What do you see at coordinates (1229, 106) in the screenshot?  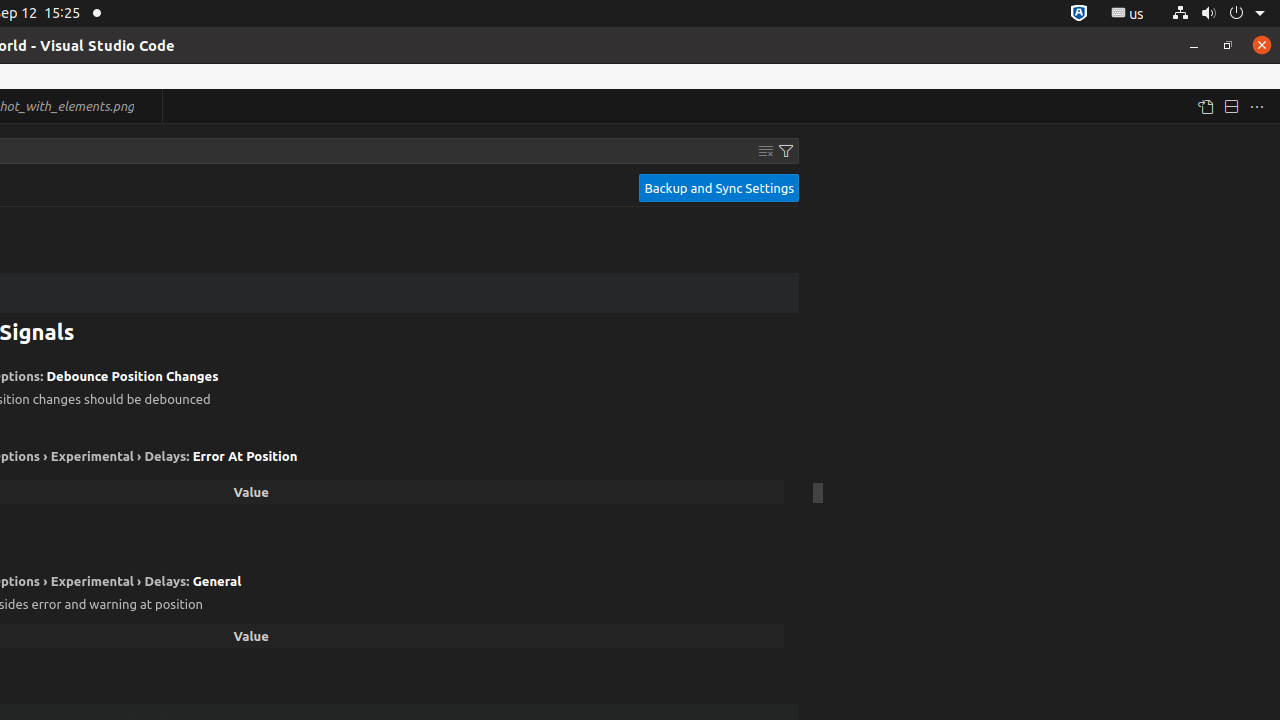 I see `'Split Editor Right (Ctrl+\) [Alt] Split Editor Down'` at bounding box center [1229, 106].